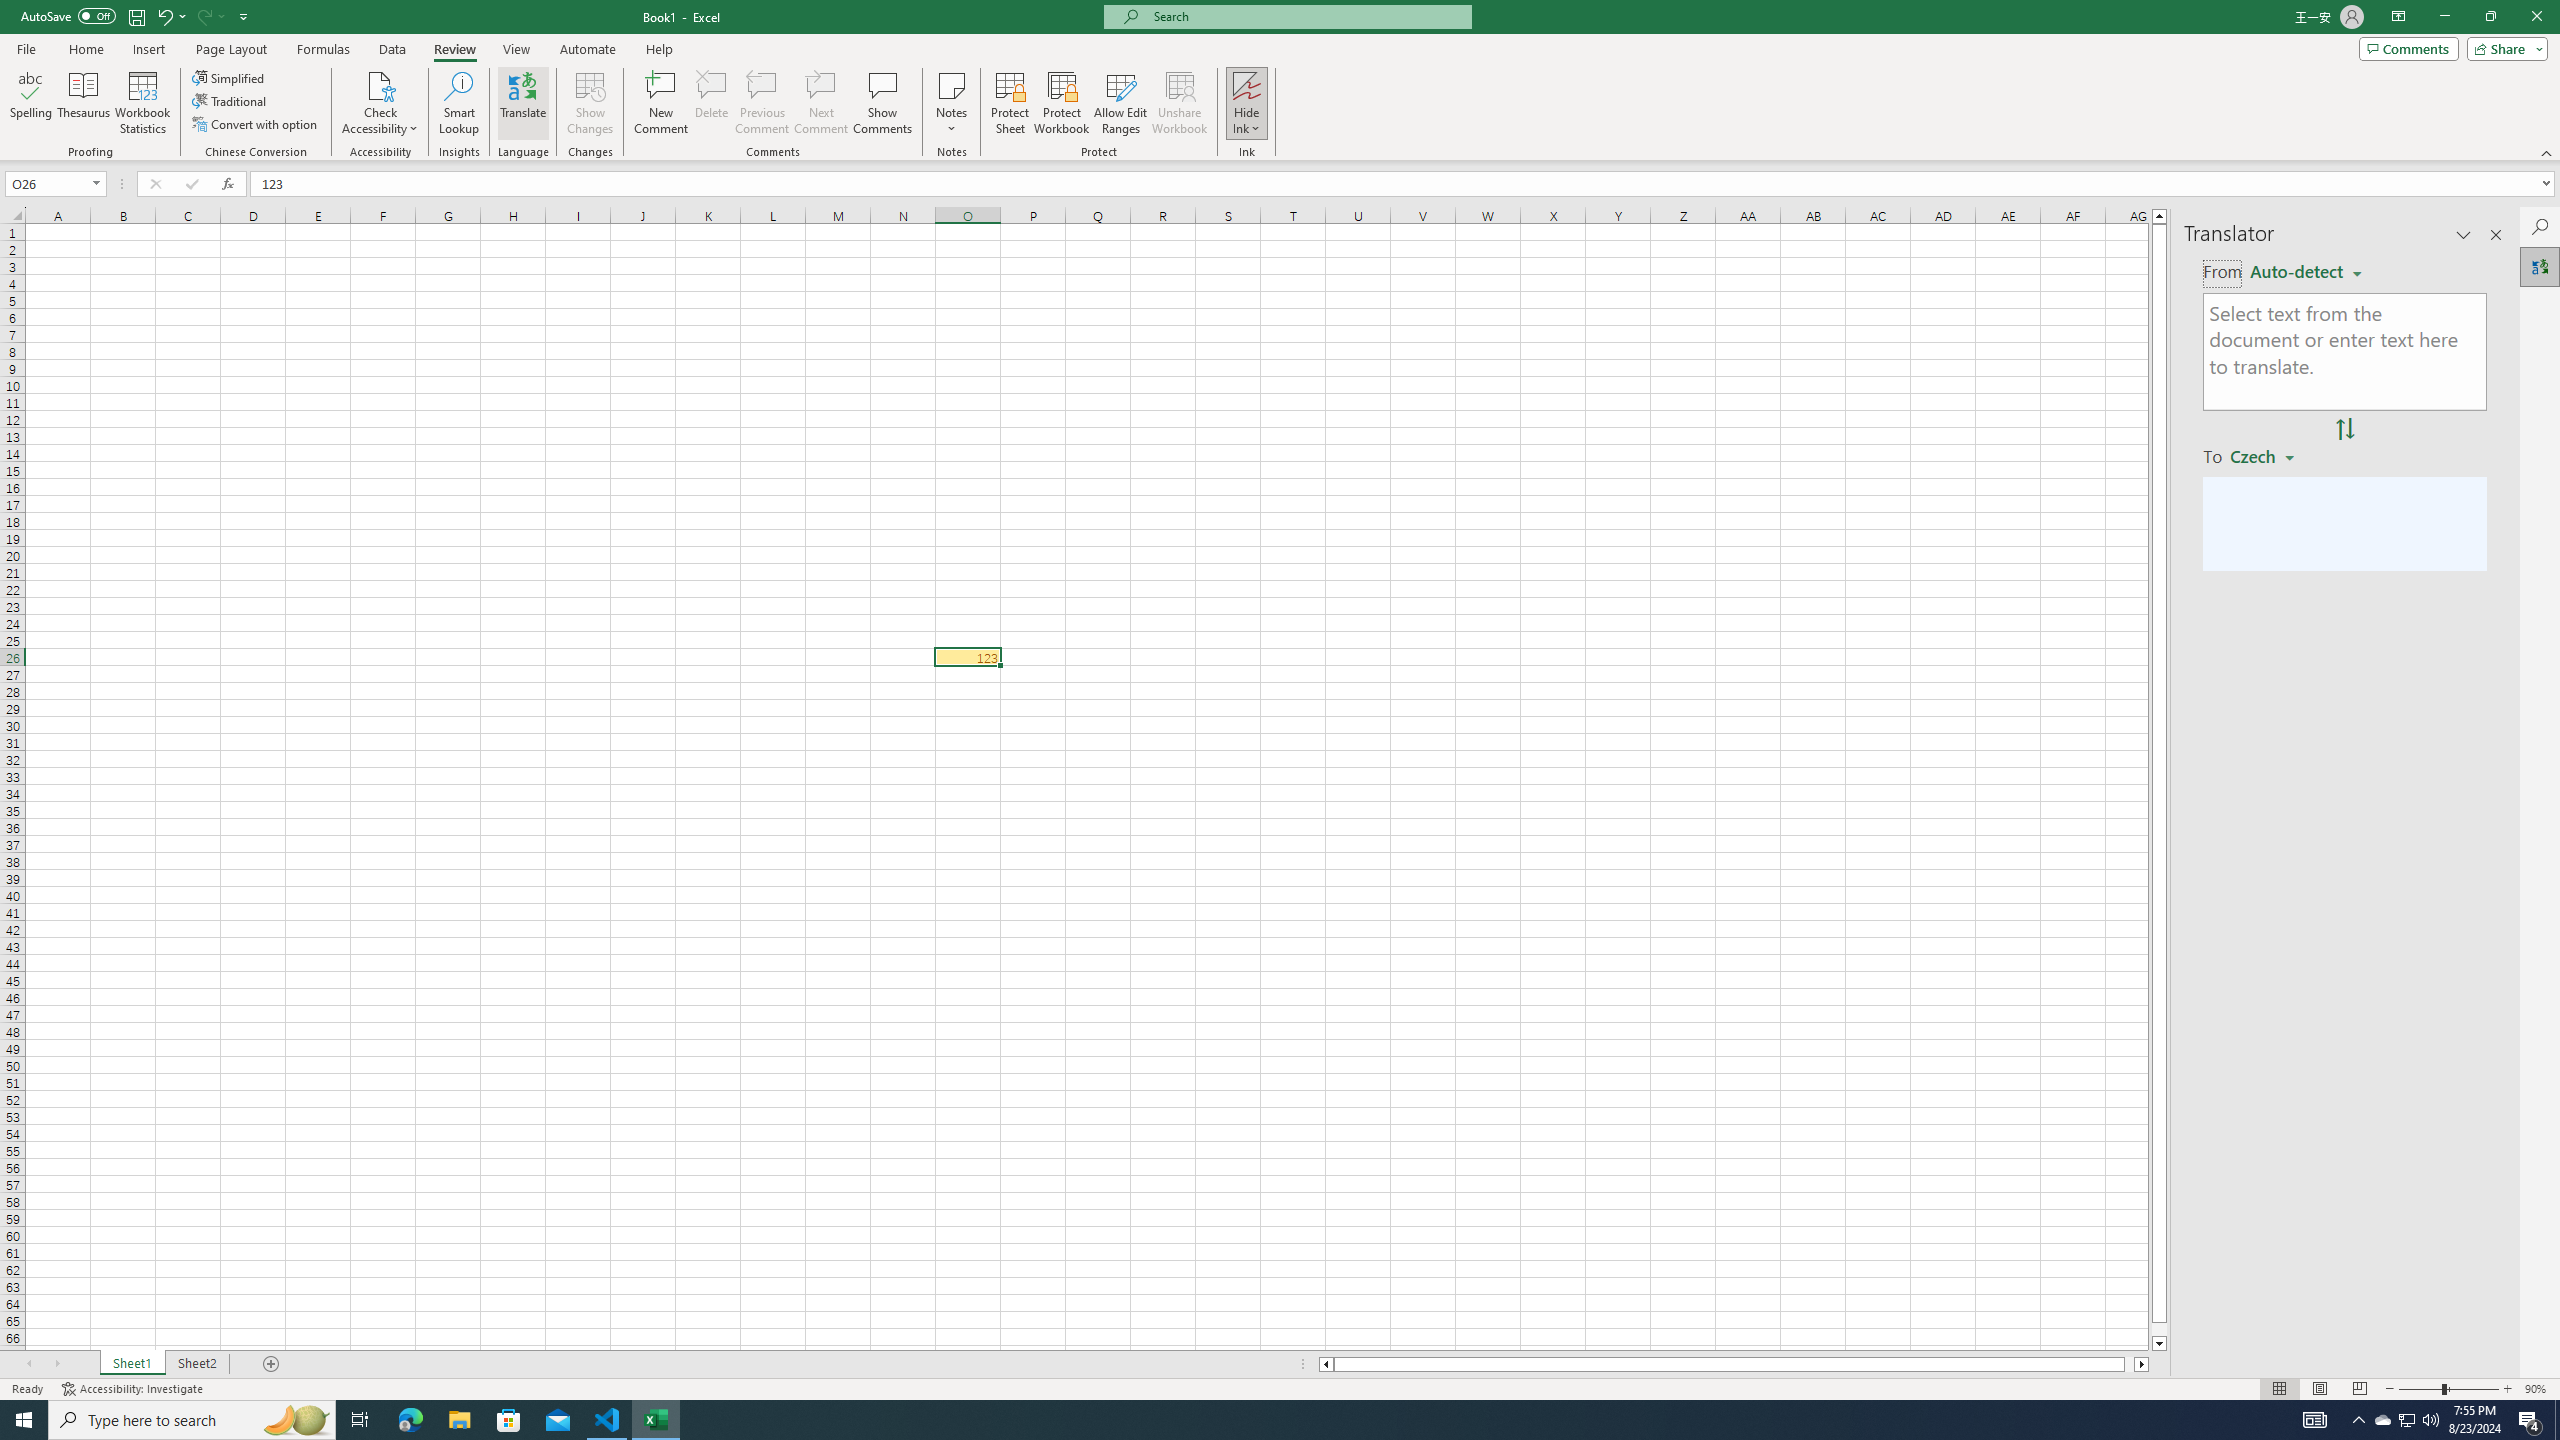  Describe the element at coordinates (134, 1389) in the screenshot. I see `'Accessibility Checker Accessibility: Investigate'` at that location.